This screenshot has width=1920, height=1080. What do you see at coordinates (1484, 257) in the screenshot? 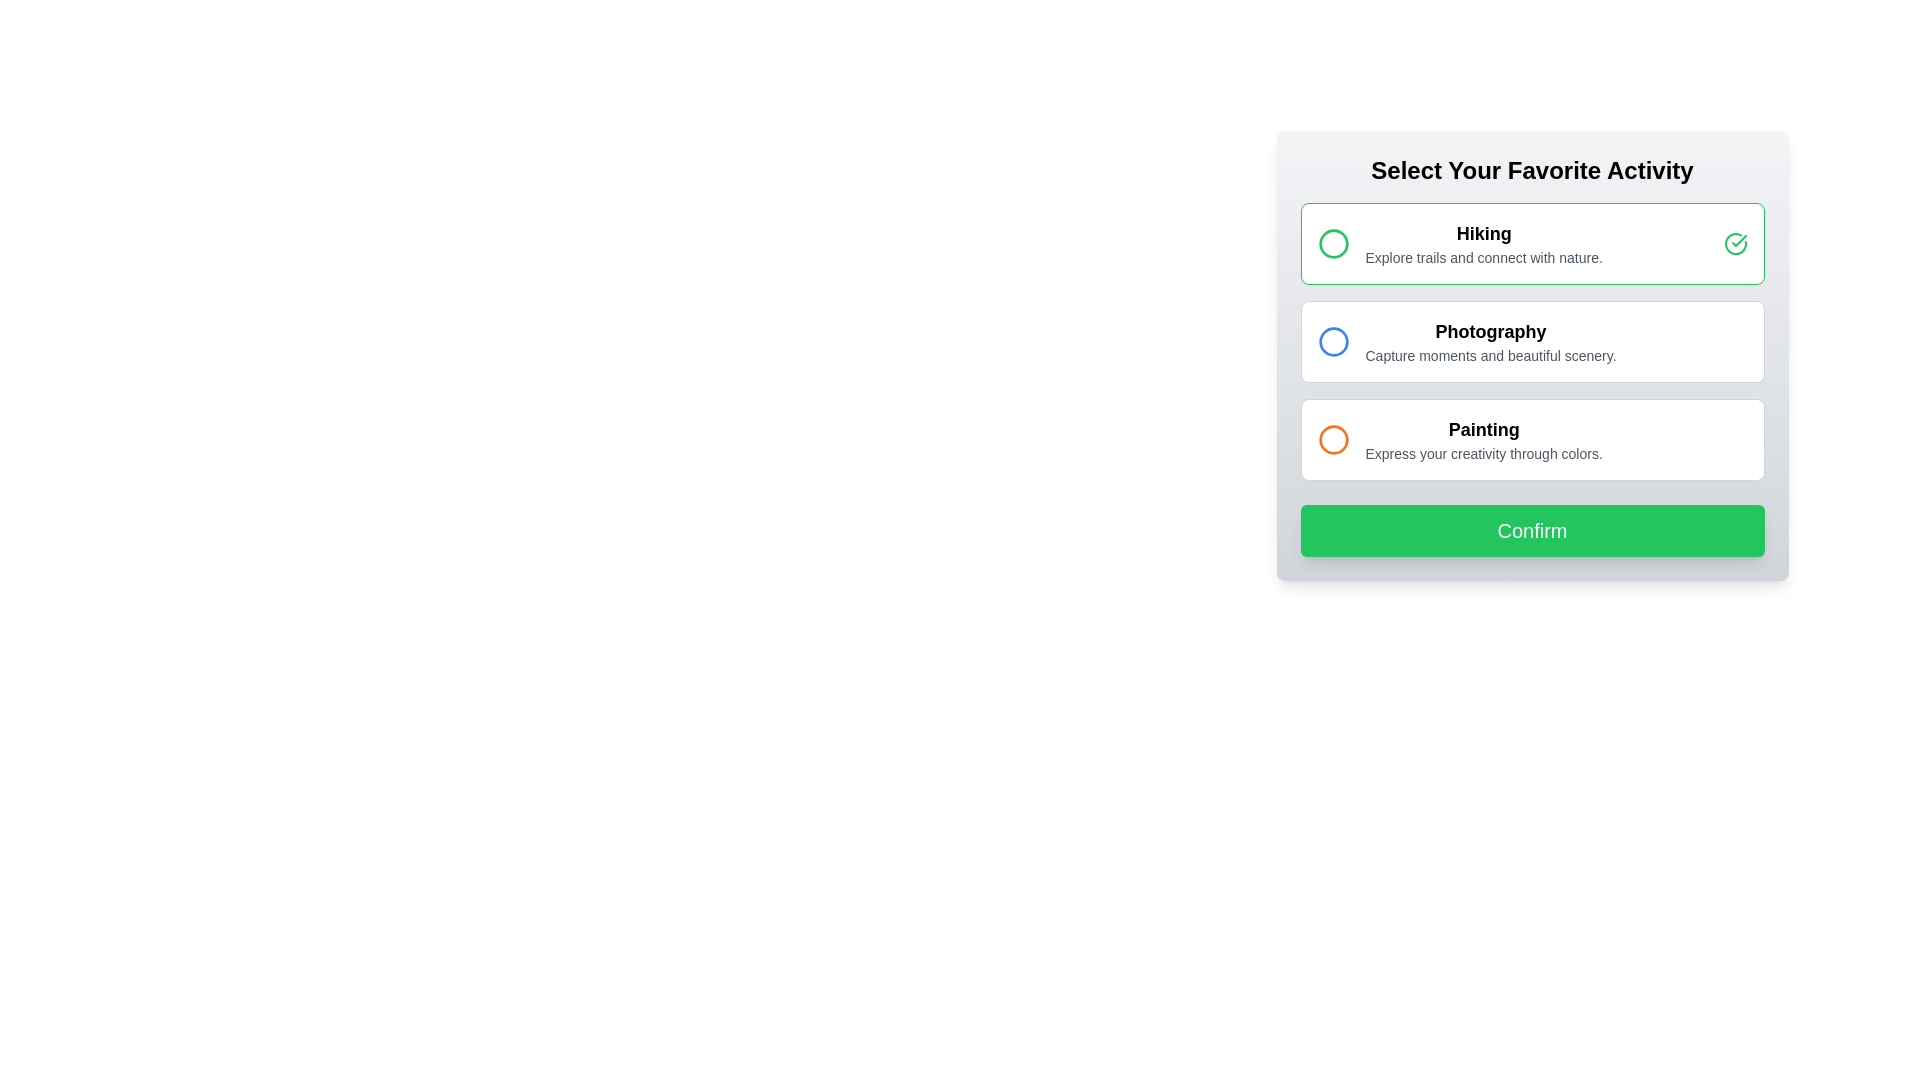
I see `the text description element providing additional information about the 'Hiking' activity, which is located below the title 'Hiking' in the highlighted activity card` at bounding box center [1484, 257].